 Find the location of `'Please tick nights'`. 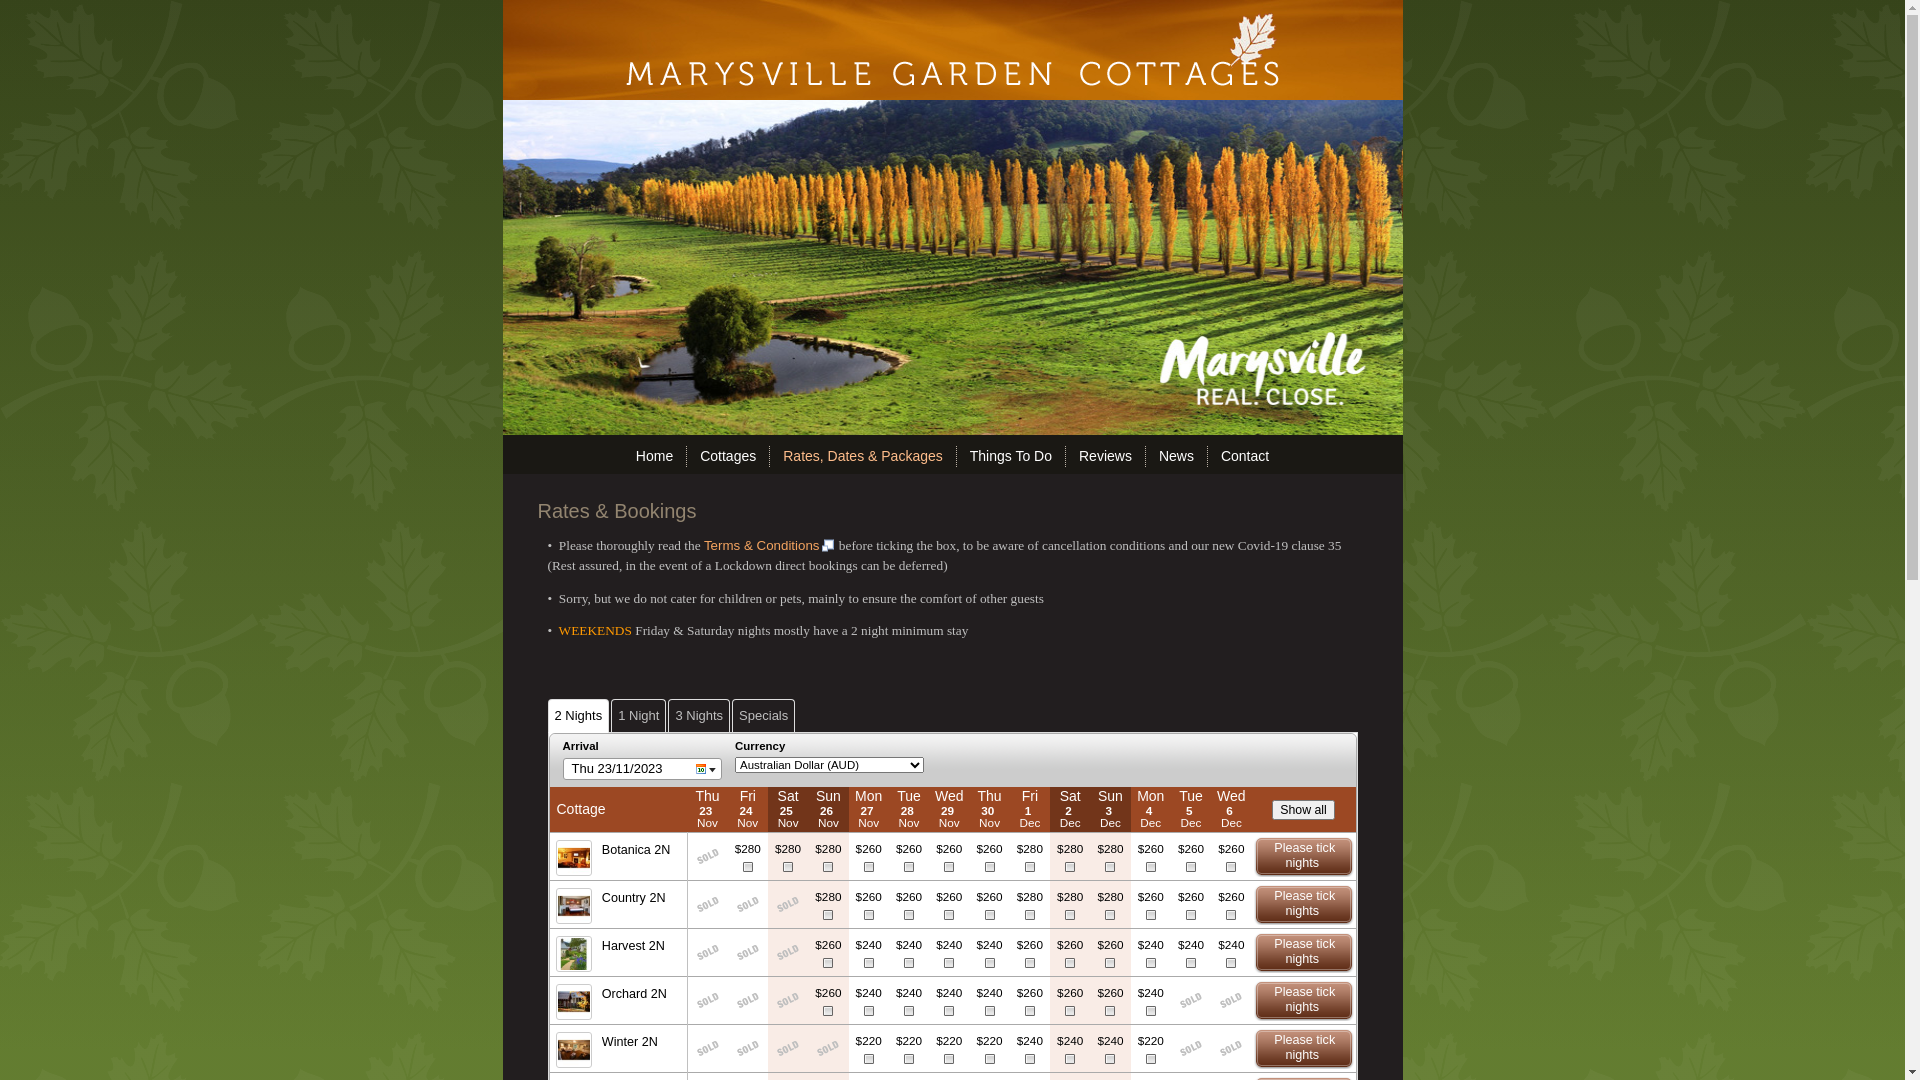

'Please tick nights' is located at coordinates (1304, 855).